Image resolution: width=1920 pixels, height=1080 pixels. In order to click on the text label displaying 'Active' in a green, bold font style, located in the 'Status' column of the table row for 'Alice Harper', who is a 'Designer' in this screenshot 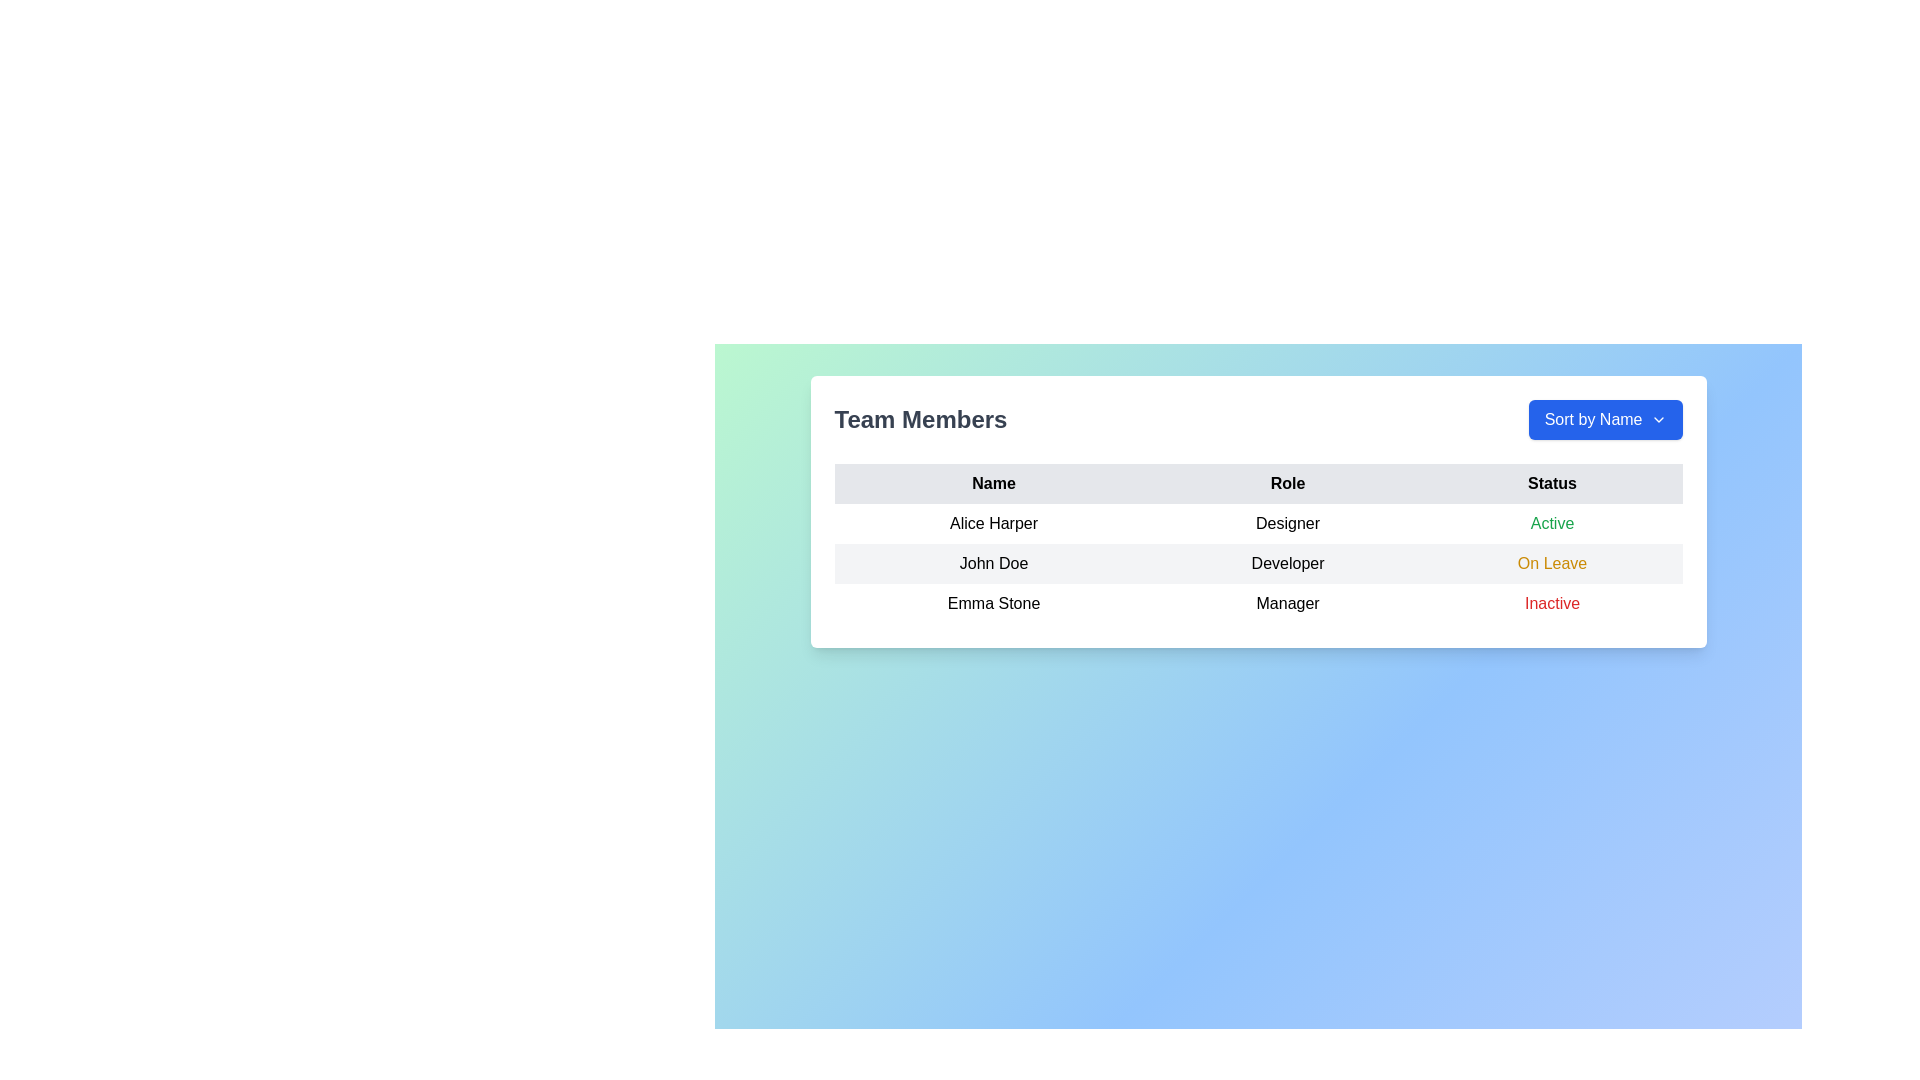, I will do `click(1551, 523)`.